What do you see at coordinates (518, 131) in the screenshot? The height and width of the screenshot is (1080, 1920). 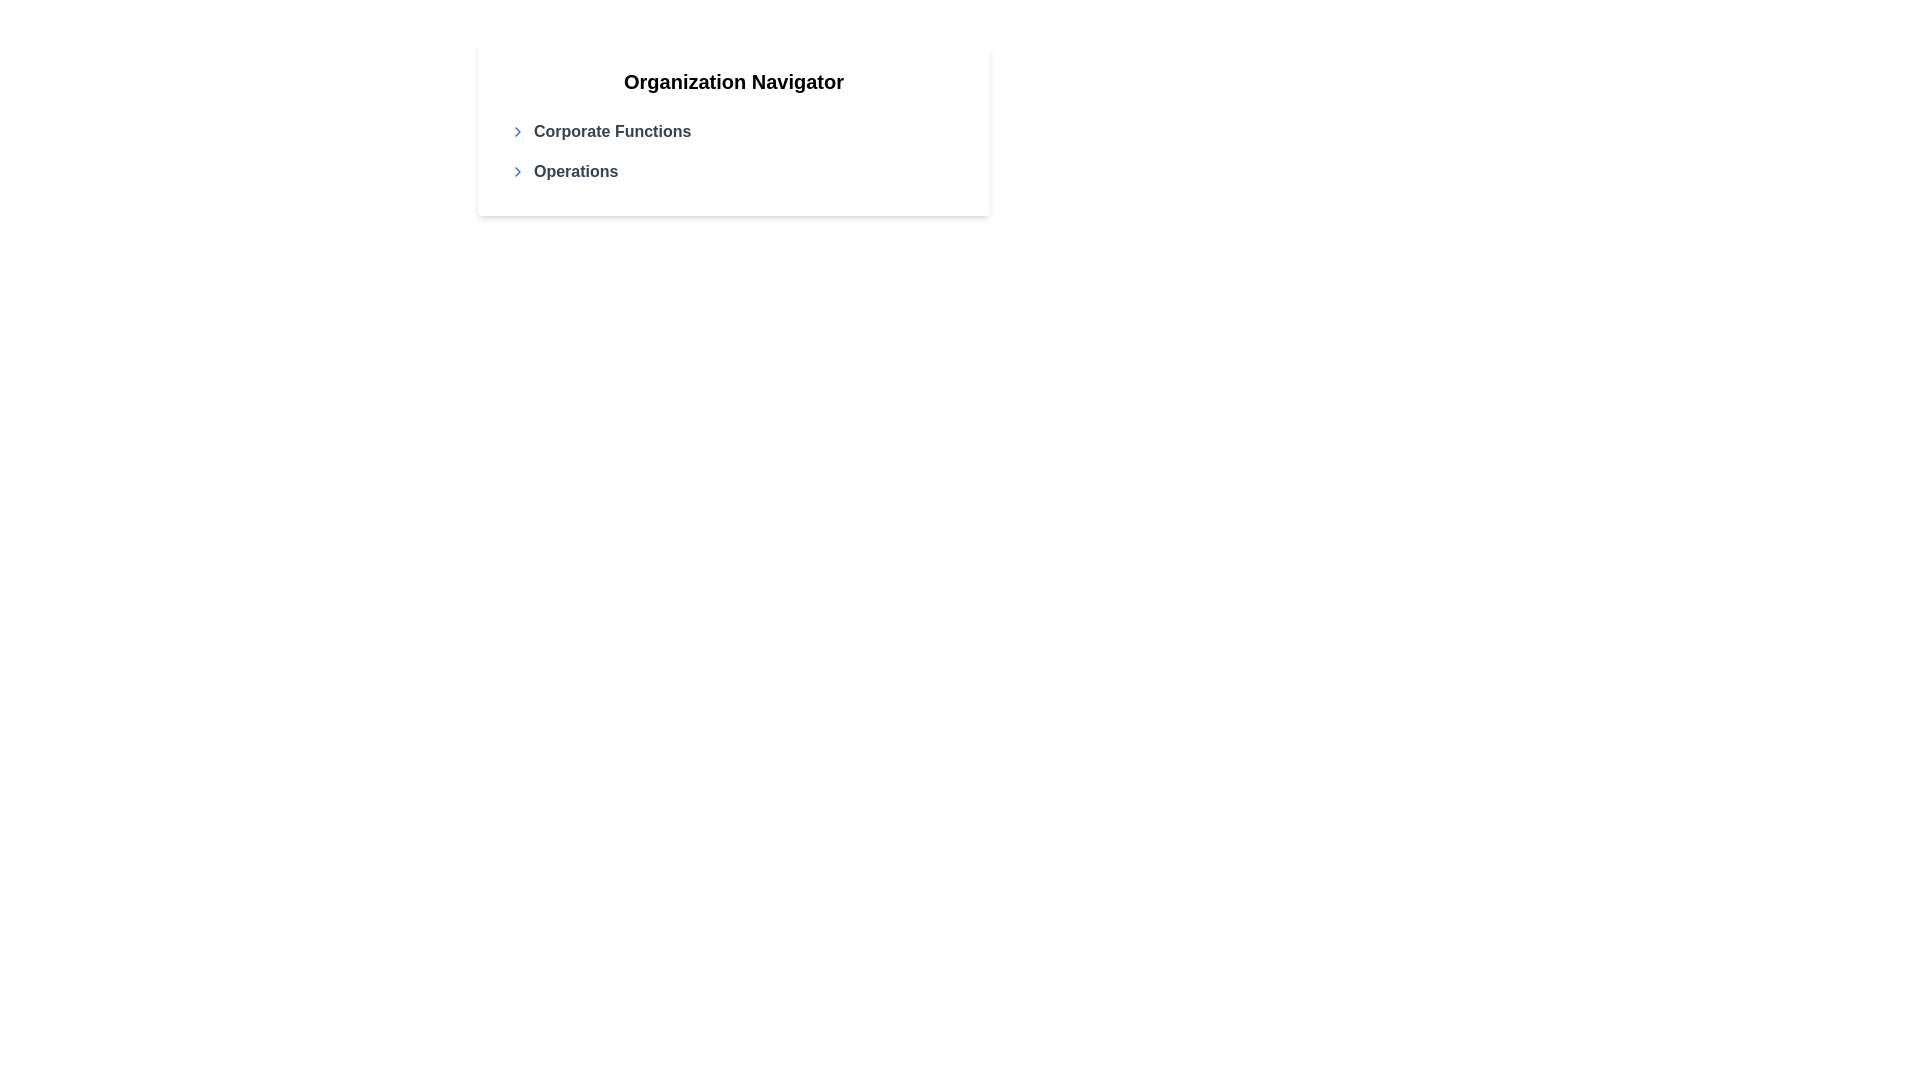 I see `the small blue chevron icon pointing to the right, which is located next to the label 'Corporate Functions'` at bounding box center [518, 131].